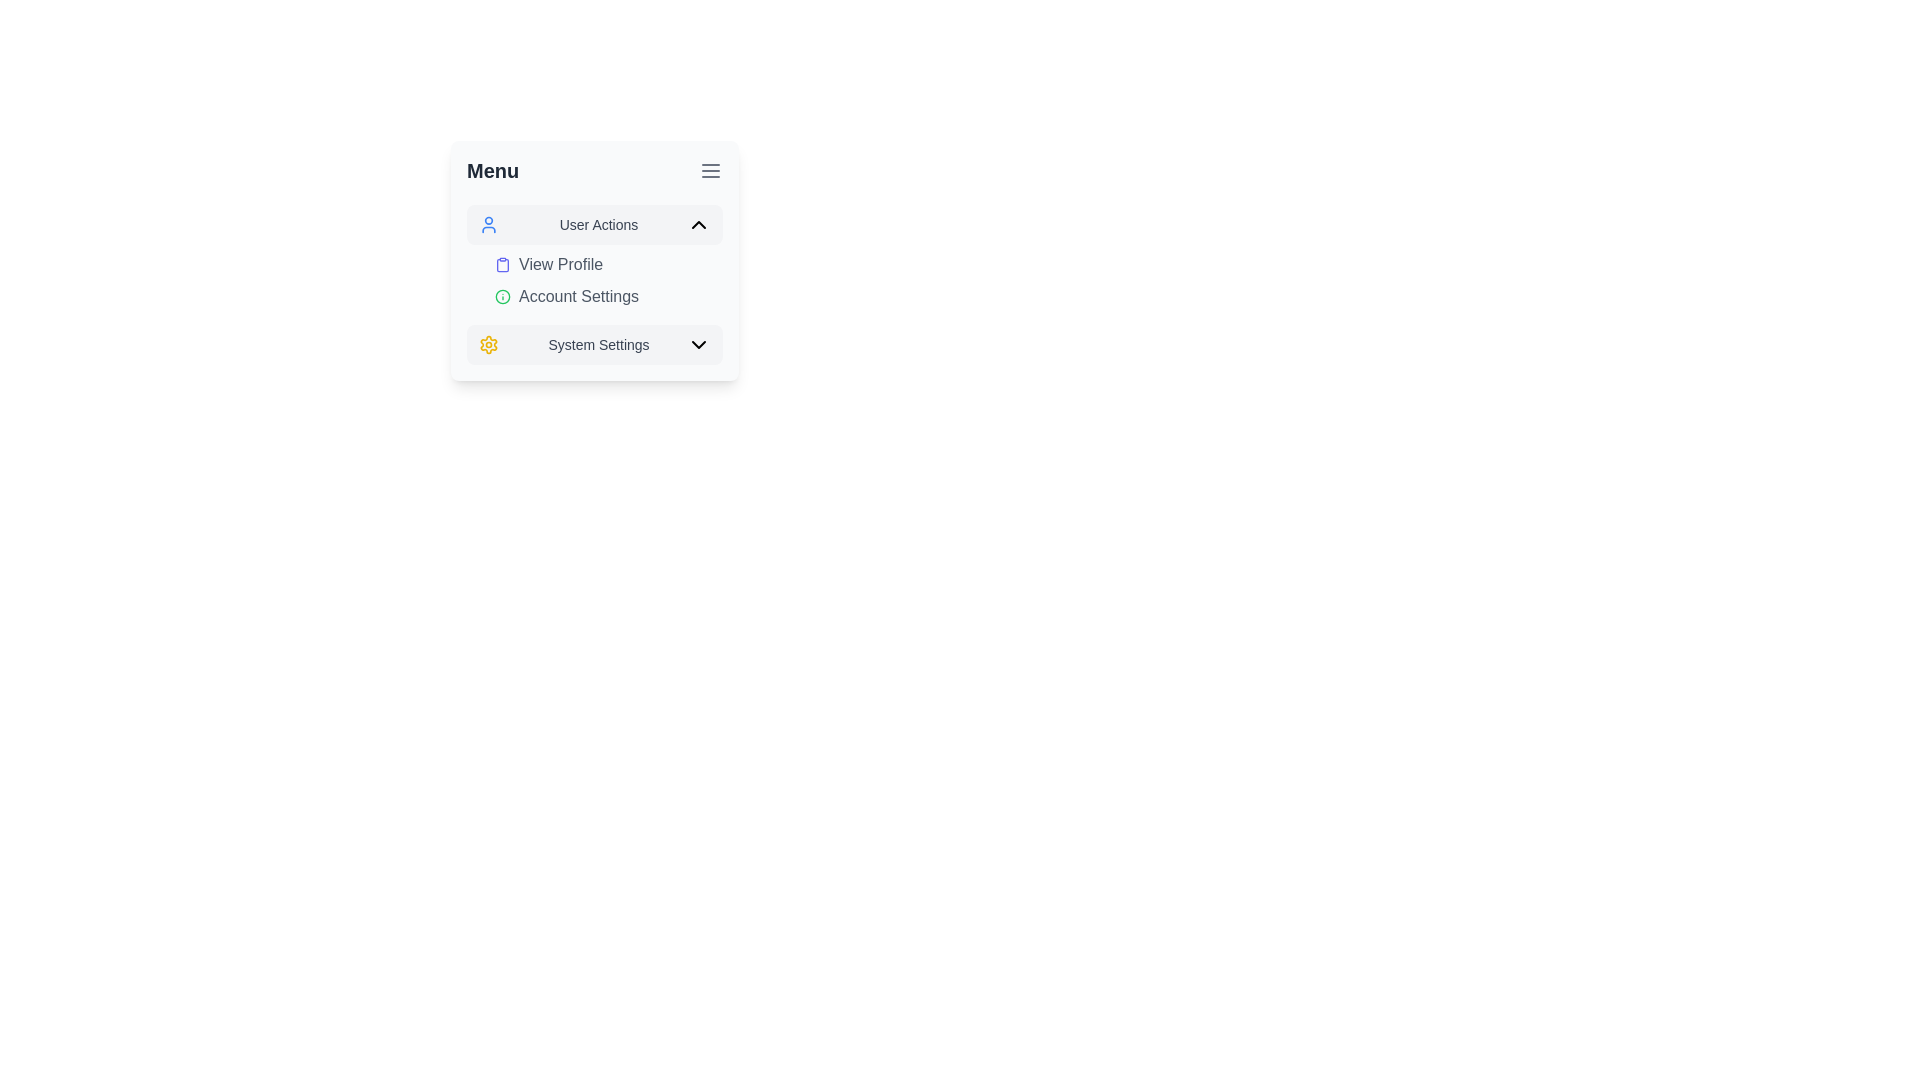 This screenshot has width=1920, height=1080. I want to click on the first button in the 'User Actions' dropdown menu to initiate navigation to the profile page or profile-related settings, so click(608, 264).